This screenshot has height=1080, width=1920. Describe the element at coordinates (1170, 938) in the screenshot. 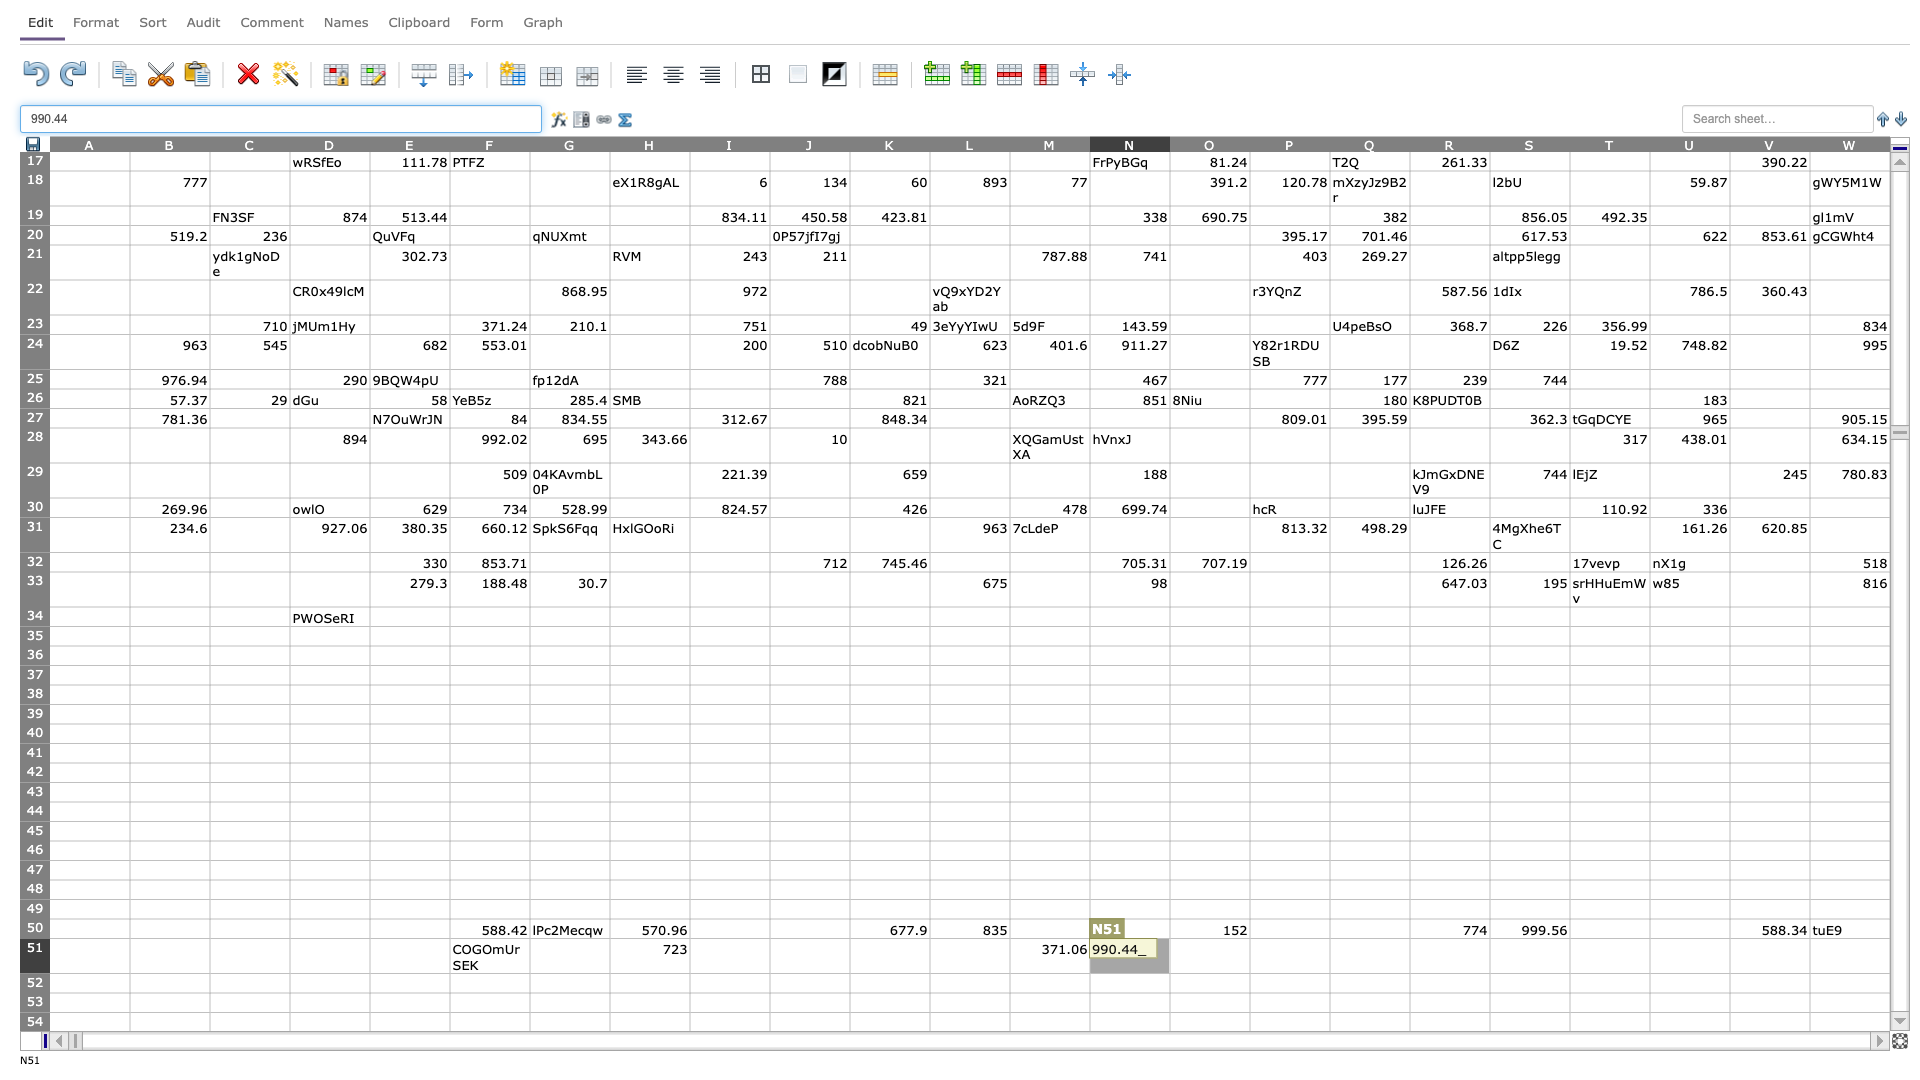

I see `Upper left of O51` at that location.